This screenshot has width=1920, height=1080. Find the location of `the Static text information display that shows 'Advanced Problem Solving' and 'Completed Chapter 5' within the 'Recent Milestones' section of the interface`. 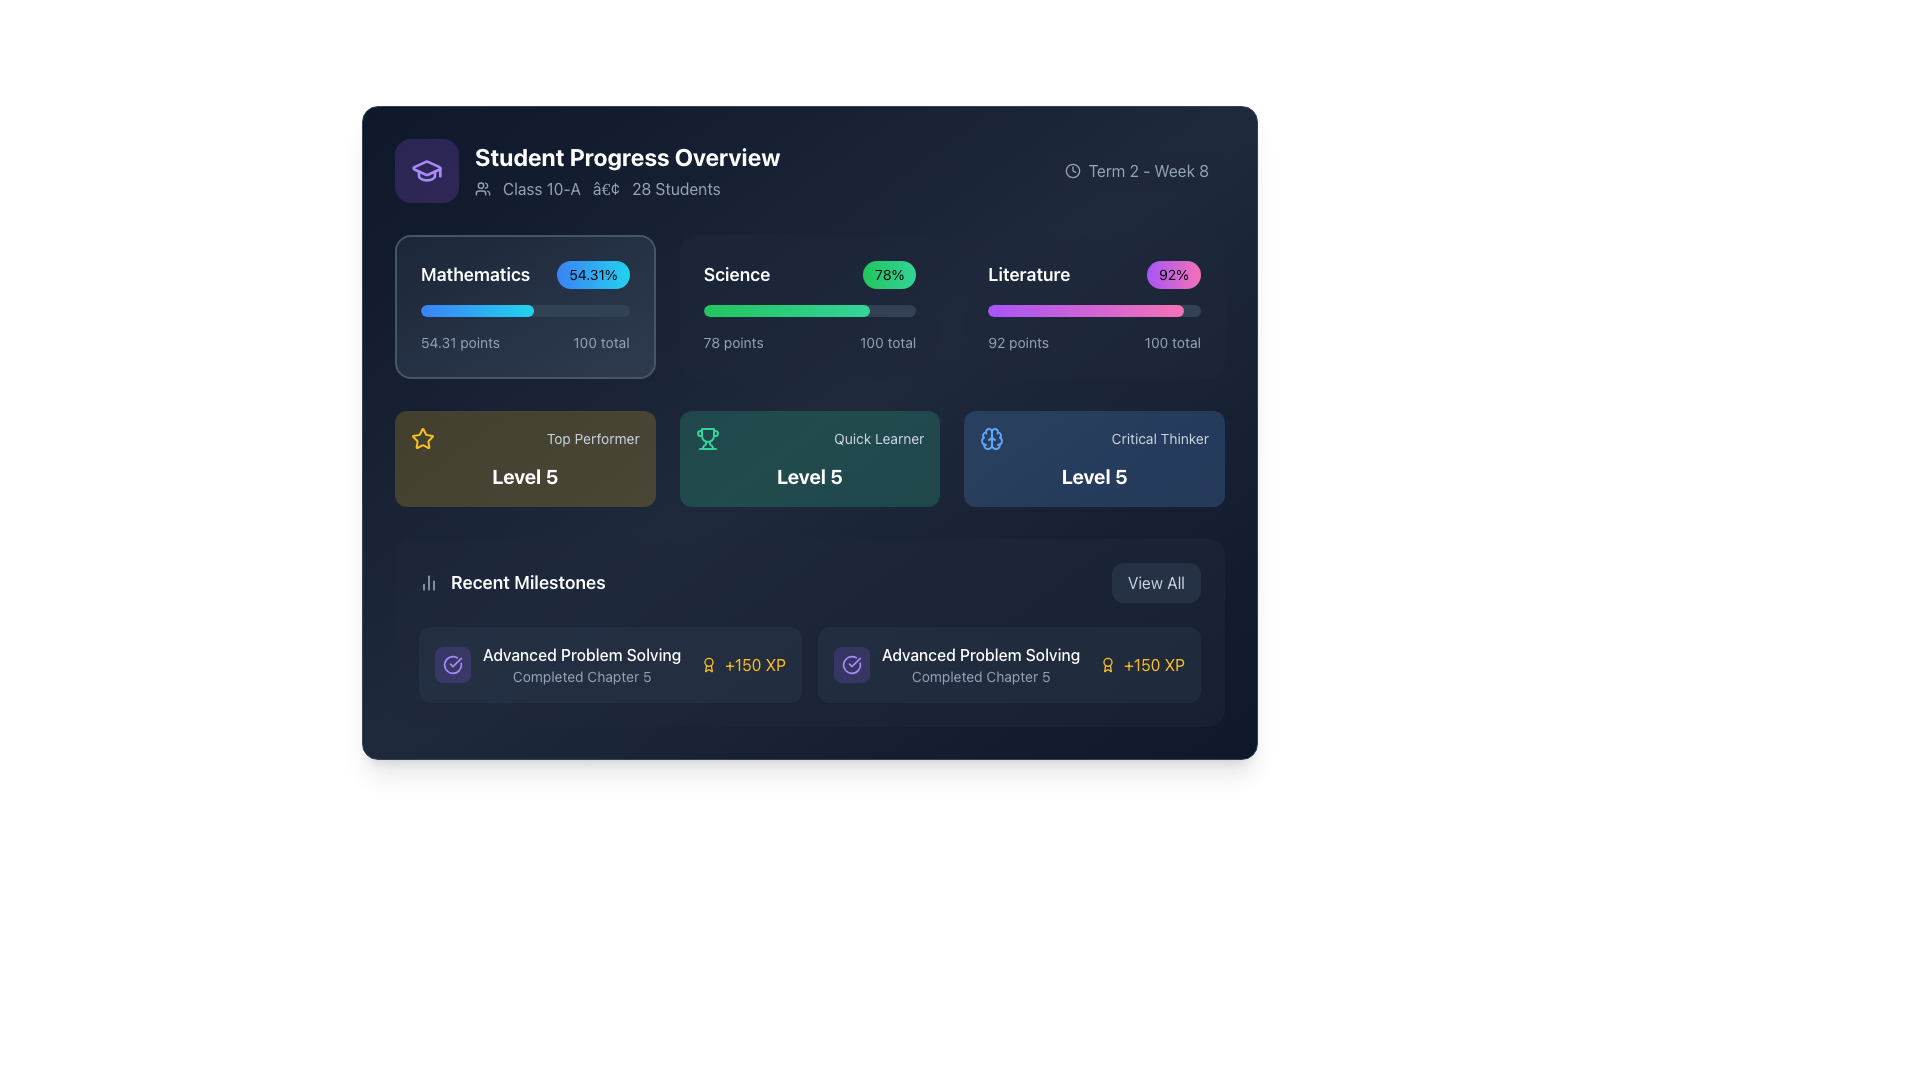

the Static text information display that shows 'Advanced Problem Solving' and 'Completed Chapter 5' within the 'Recent Milestones' section of the interface is located at coordinates (981, 664).